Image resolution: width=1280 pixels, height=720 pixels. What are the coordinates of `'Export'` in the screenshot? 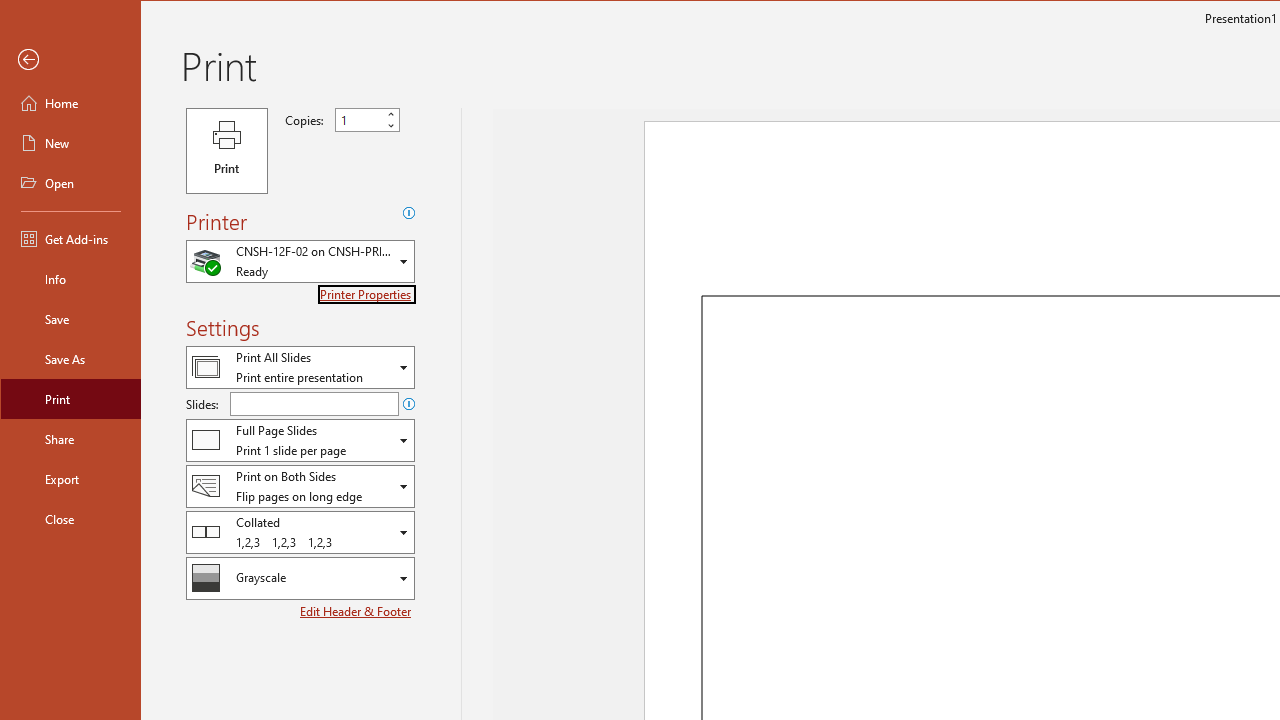 It's located at (71, 479).